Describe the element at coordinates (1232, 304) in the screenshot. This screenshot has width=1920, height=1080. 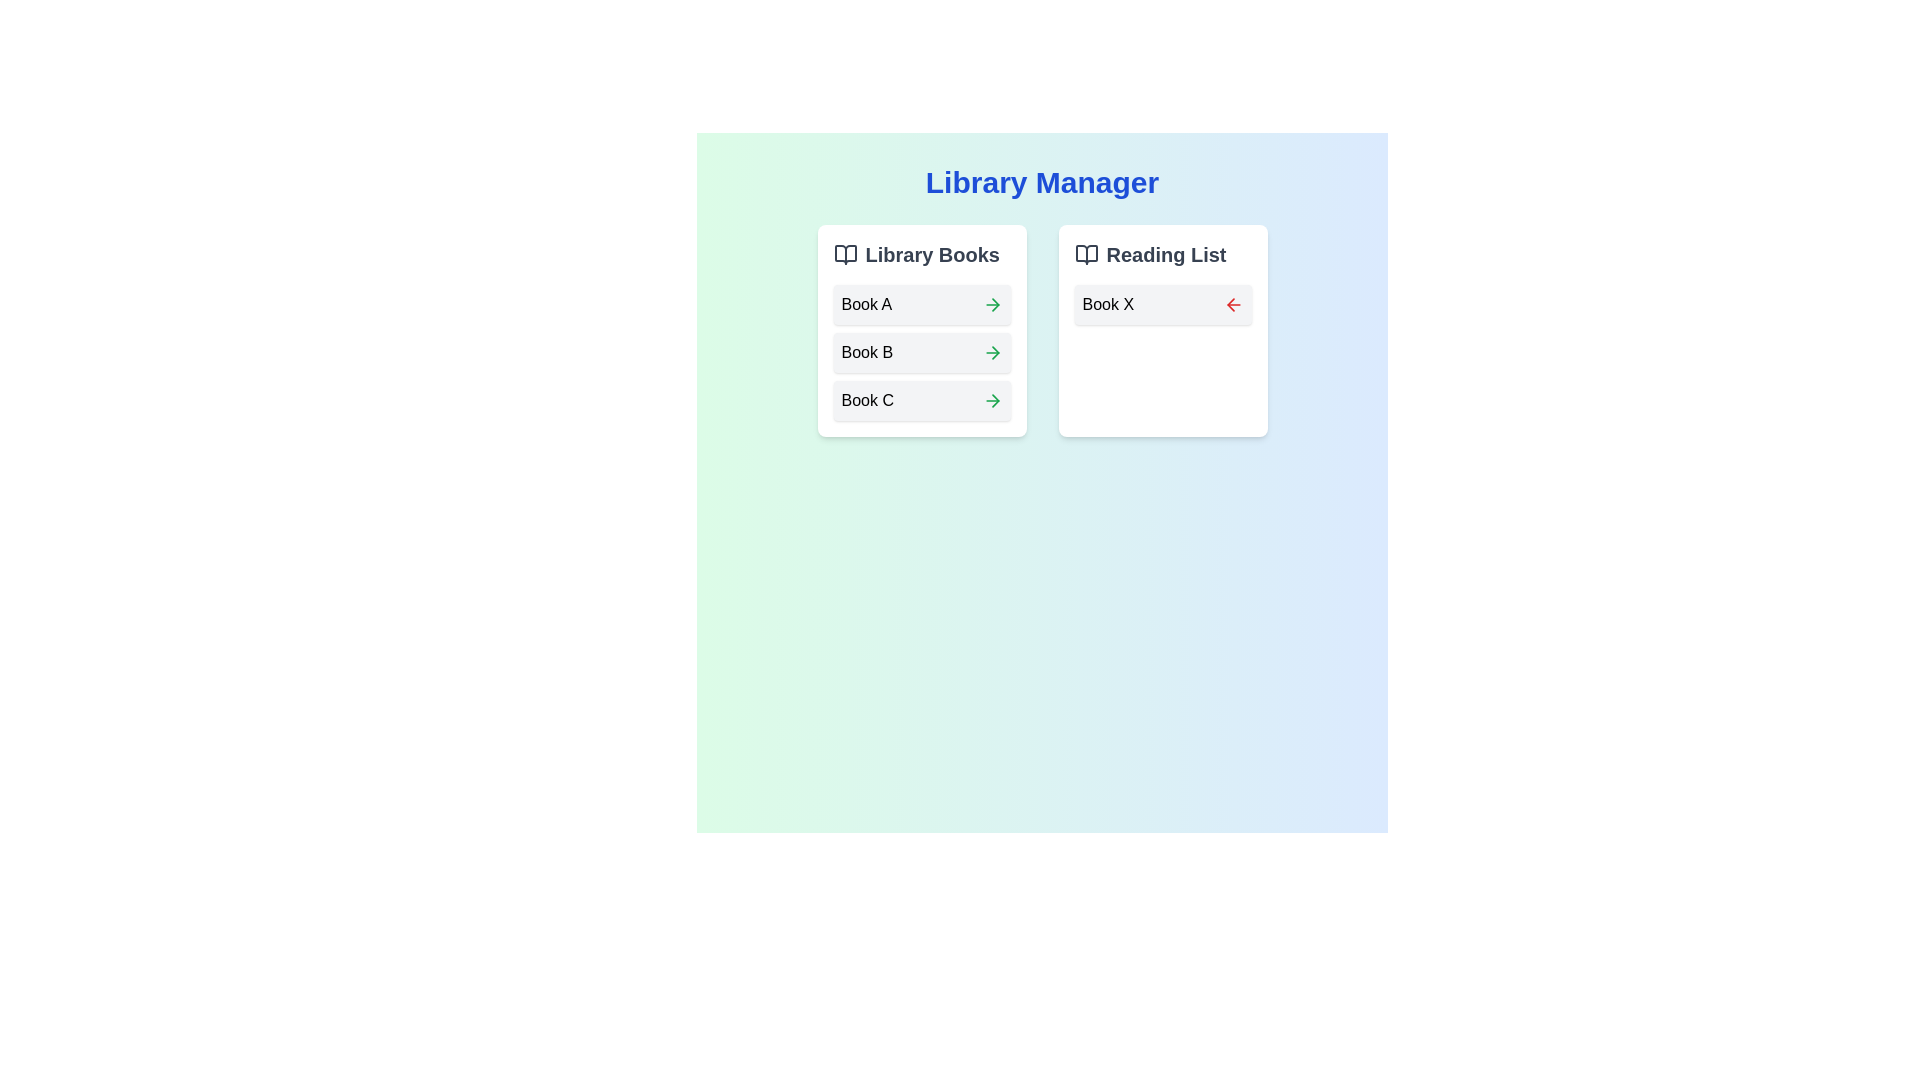
I see `the button icon located to the right of the text 'Book X' in the 'Reading List' section` at that location.